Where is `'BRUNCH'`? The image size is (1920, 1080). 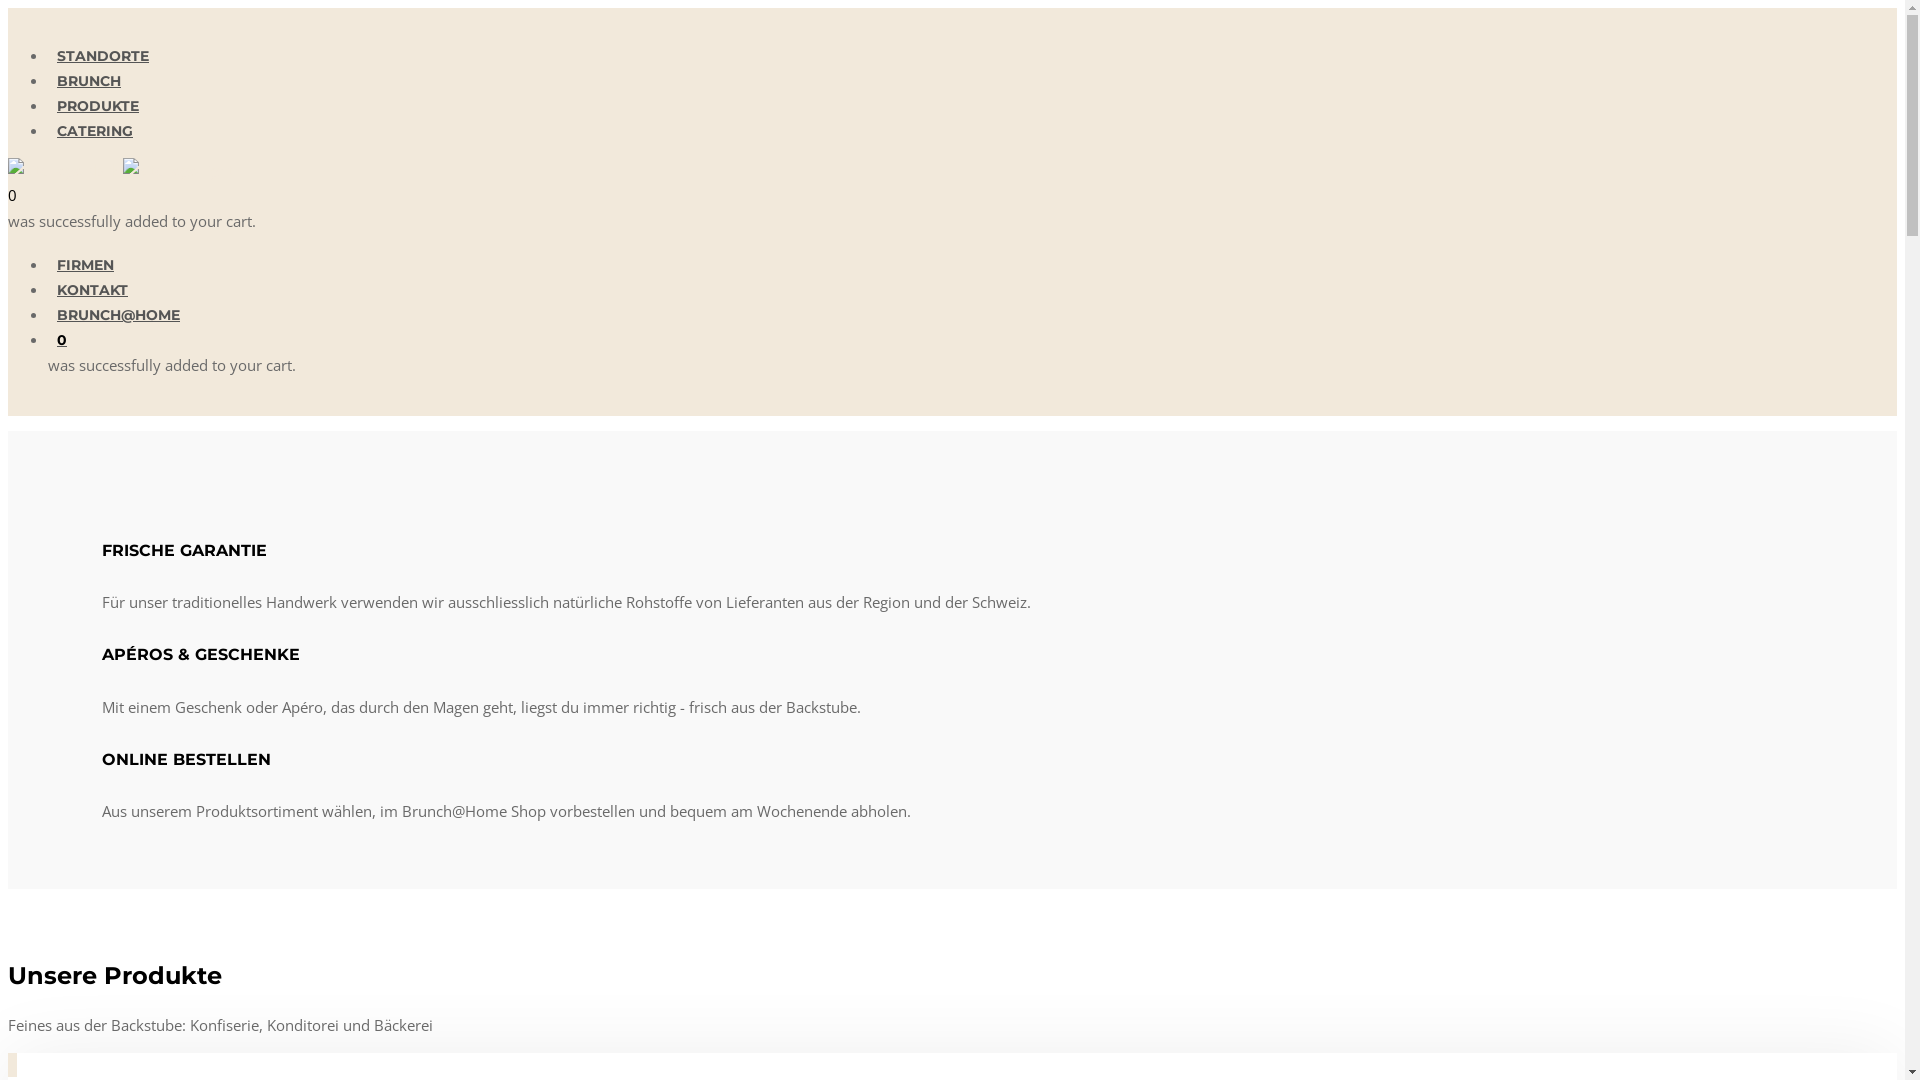 'BRUNCH' is located at coordinates (88, 80).